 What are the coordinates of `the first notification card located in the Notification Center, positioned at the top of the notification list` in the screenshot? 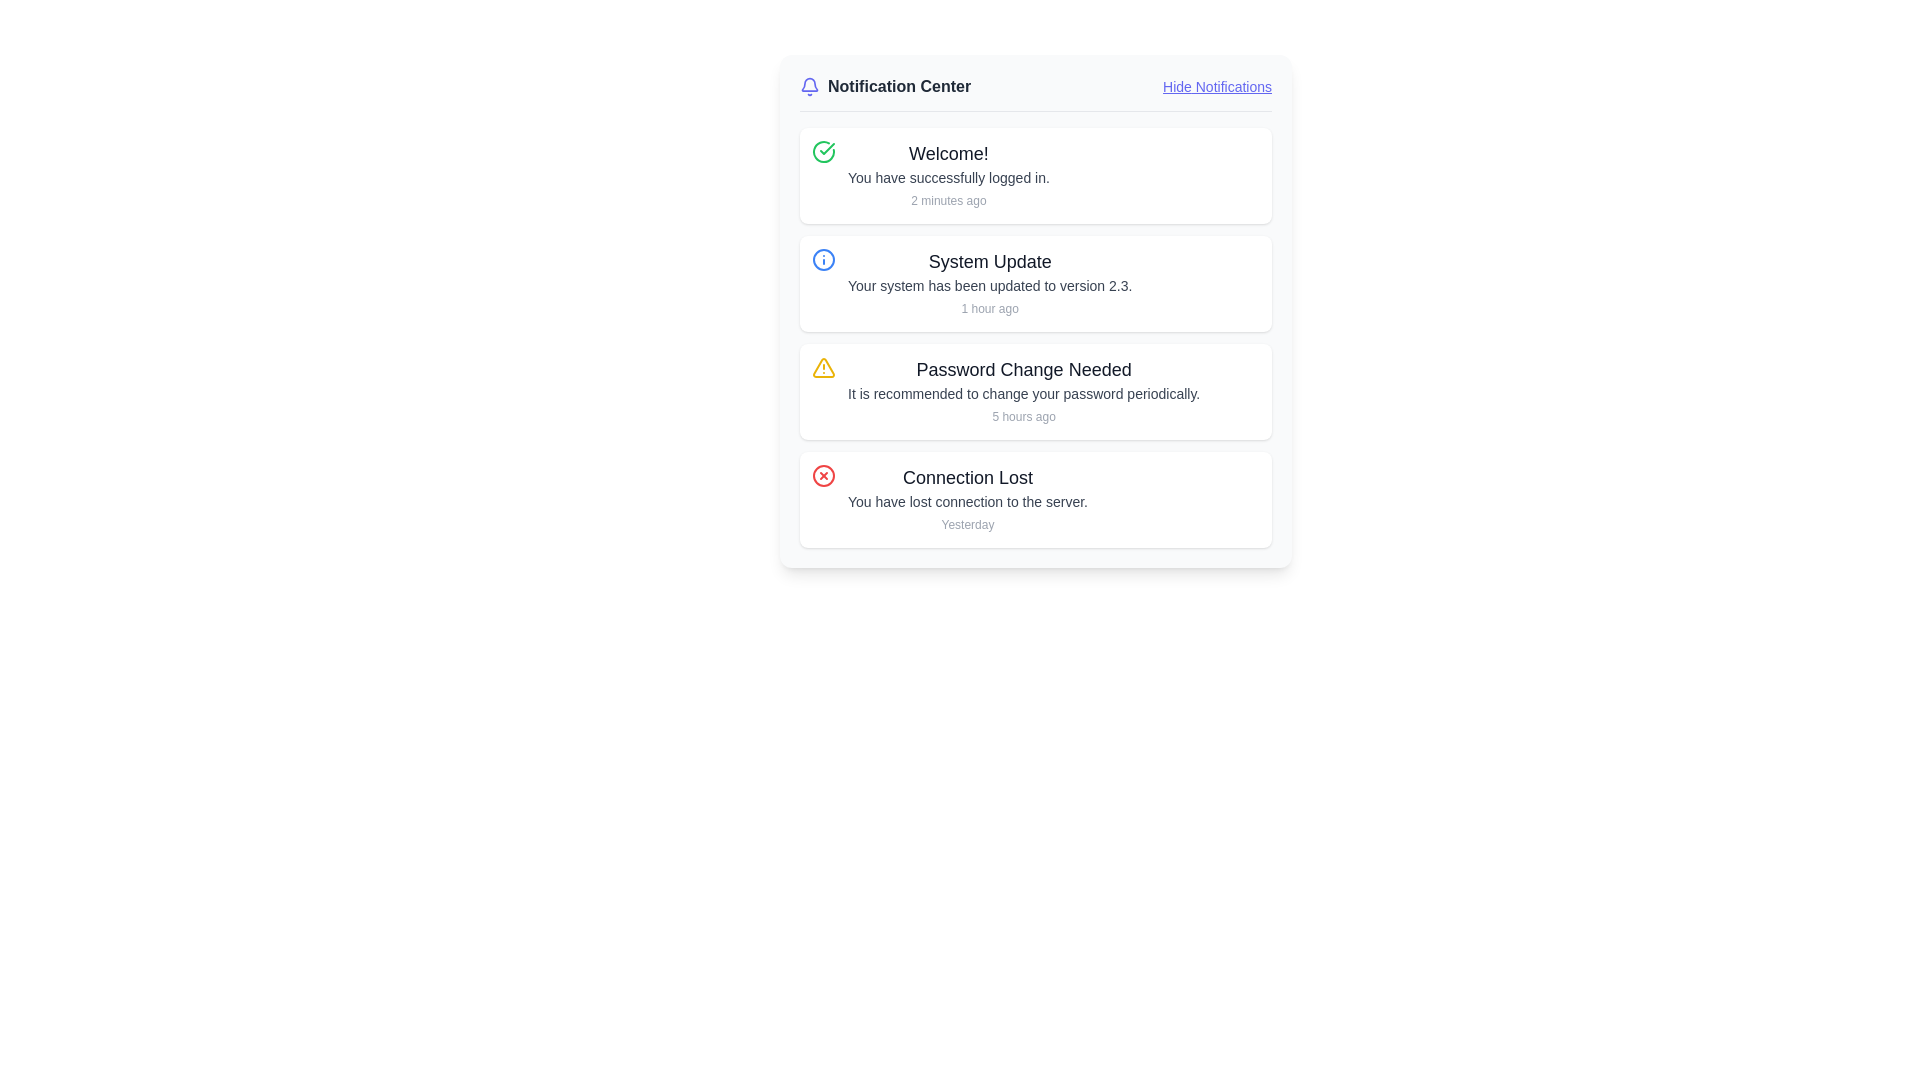 It's located at (1036, 175).